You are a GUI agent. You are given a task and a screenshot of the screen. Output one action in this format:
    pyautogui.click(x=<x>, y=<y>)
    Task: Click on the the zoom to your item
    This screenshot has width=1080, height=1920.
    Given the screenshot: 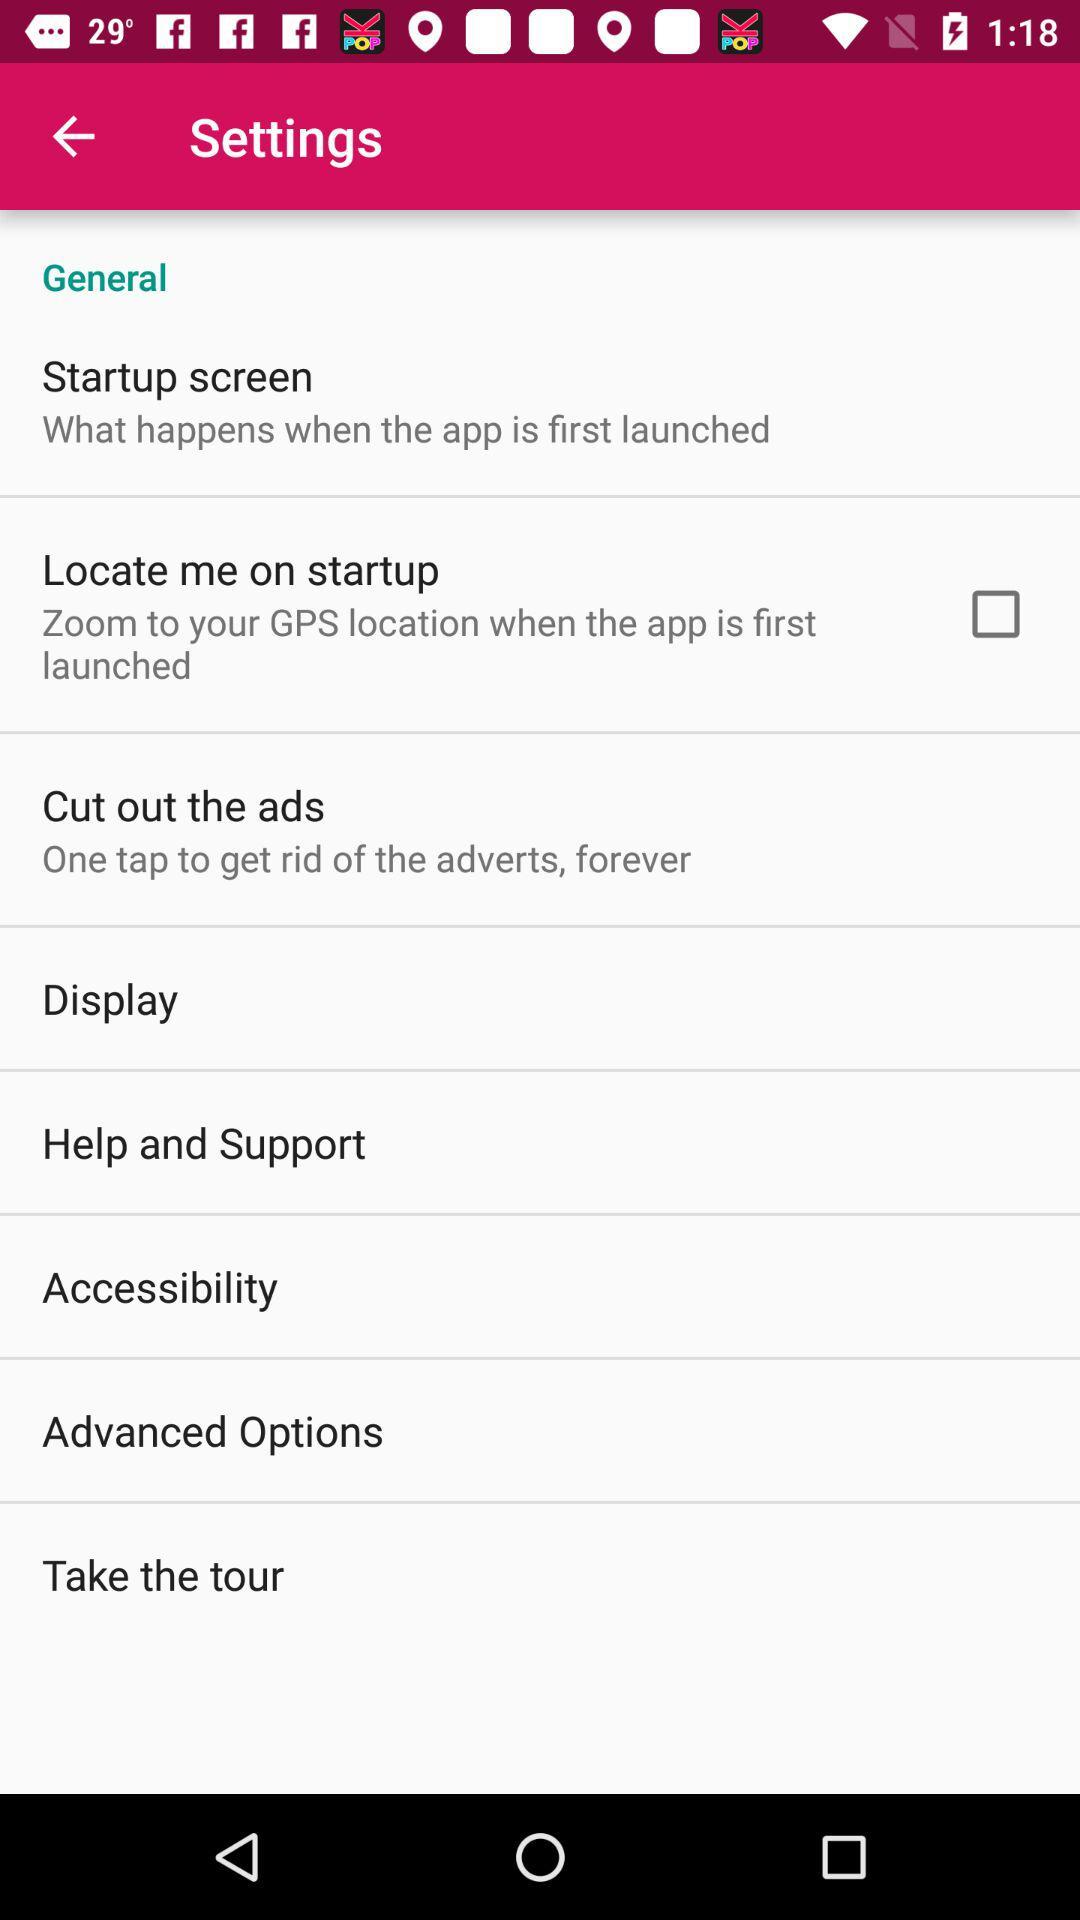 What is the action you would take?
    pyautogui.click(x=477, y=643)
    